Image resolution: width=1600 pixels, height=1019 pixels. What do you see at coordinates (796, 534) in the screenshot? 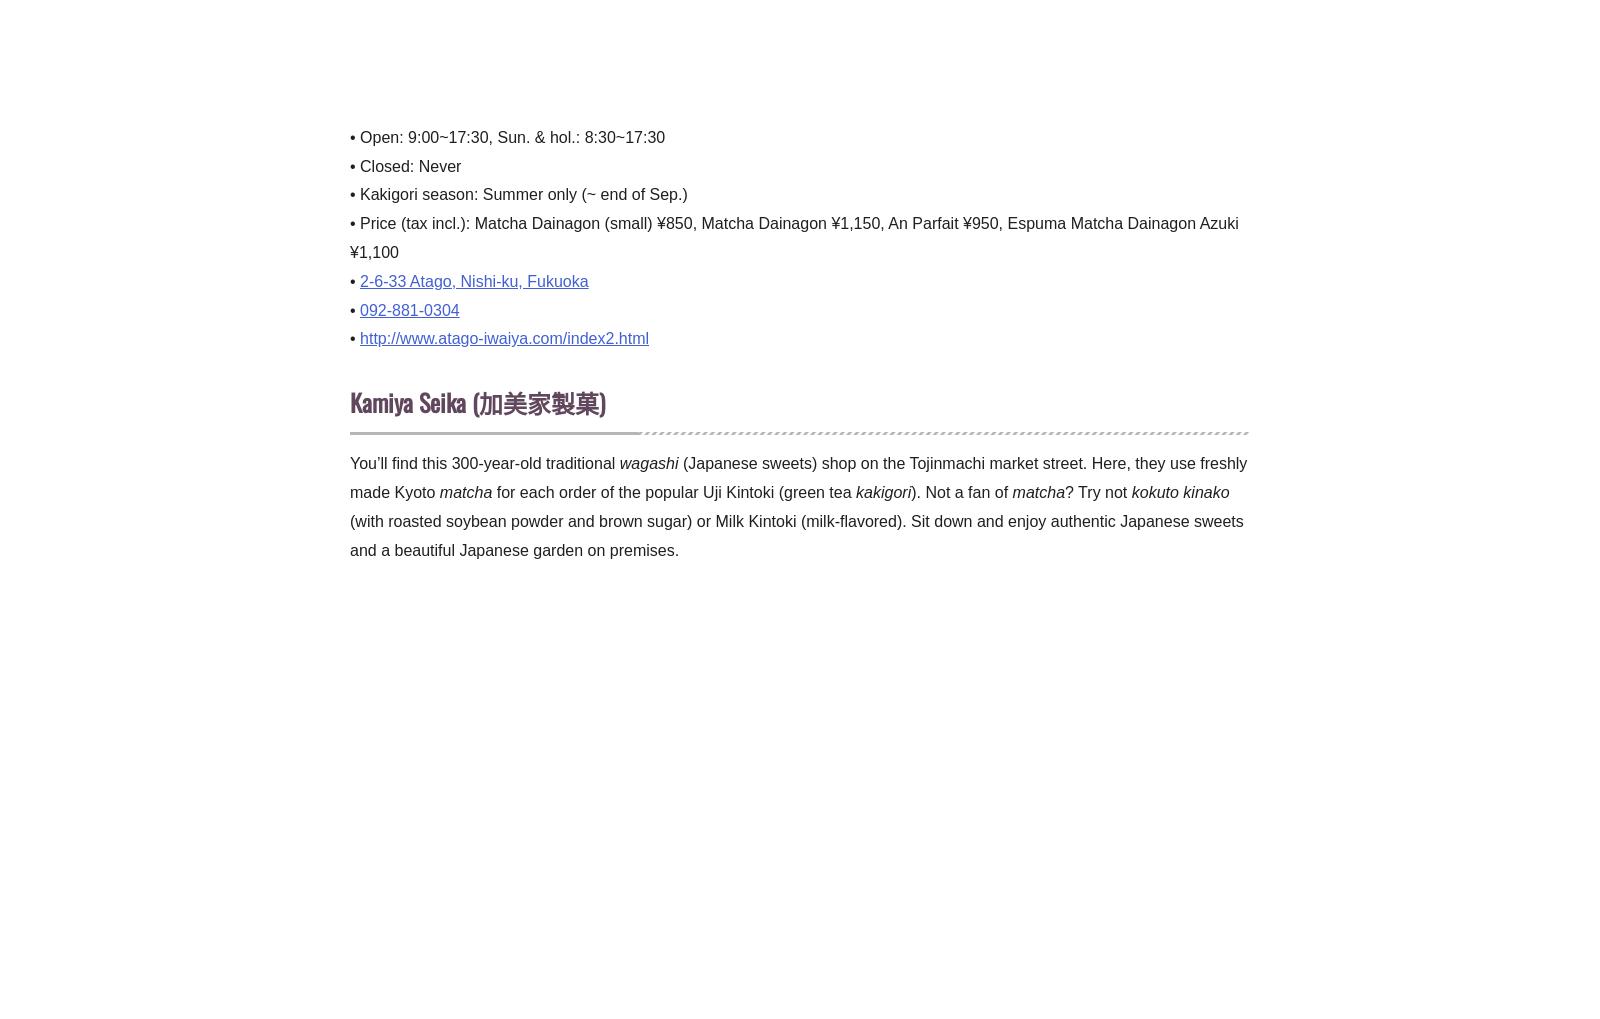
I see `'(with roasted soybean powder and brown sugar) or Milk Kintoki (milk-flavored). Sit down and enjoy authentic Japanese sweets and a beautiful Japanese garden on premises.'` at bounding box center [796, 534].